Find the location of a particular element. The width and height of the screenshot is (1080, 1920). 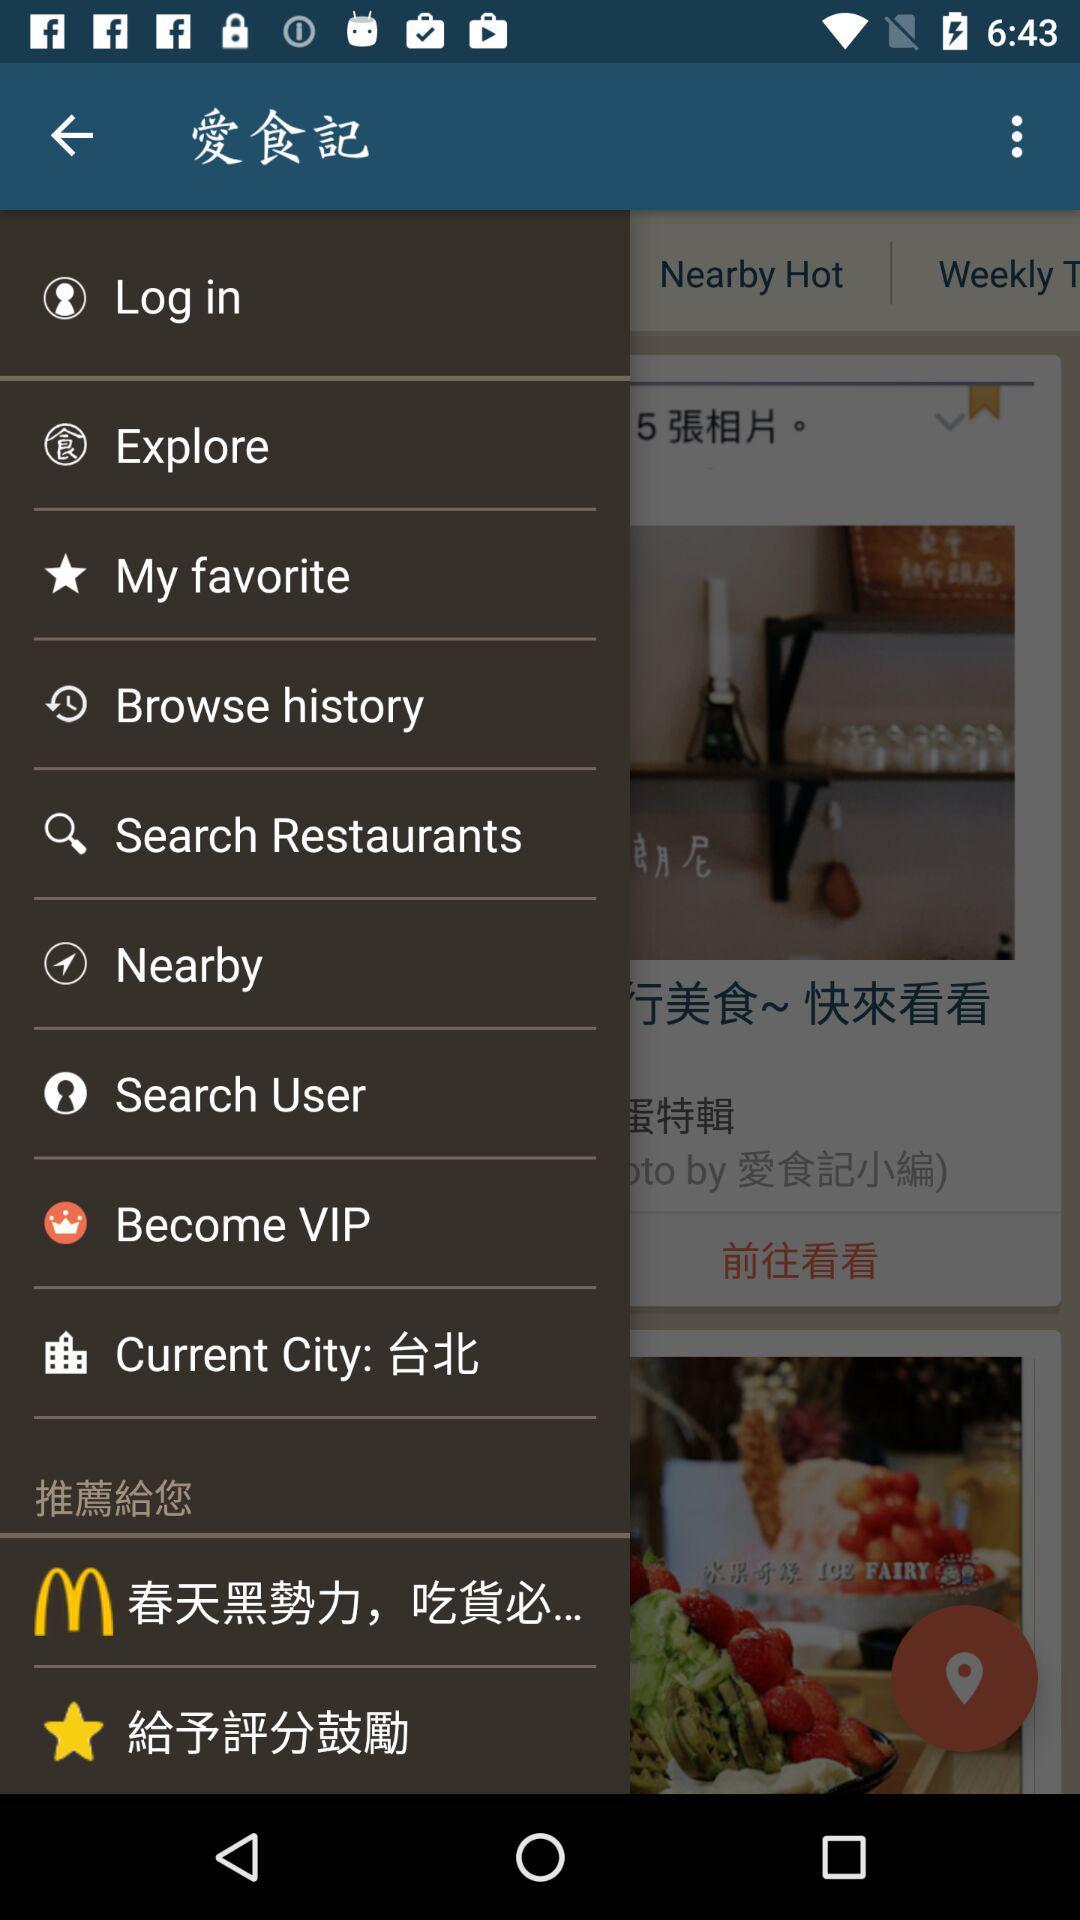

the location icon is located at coordinates (963, 1678).